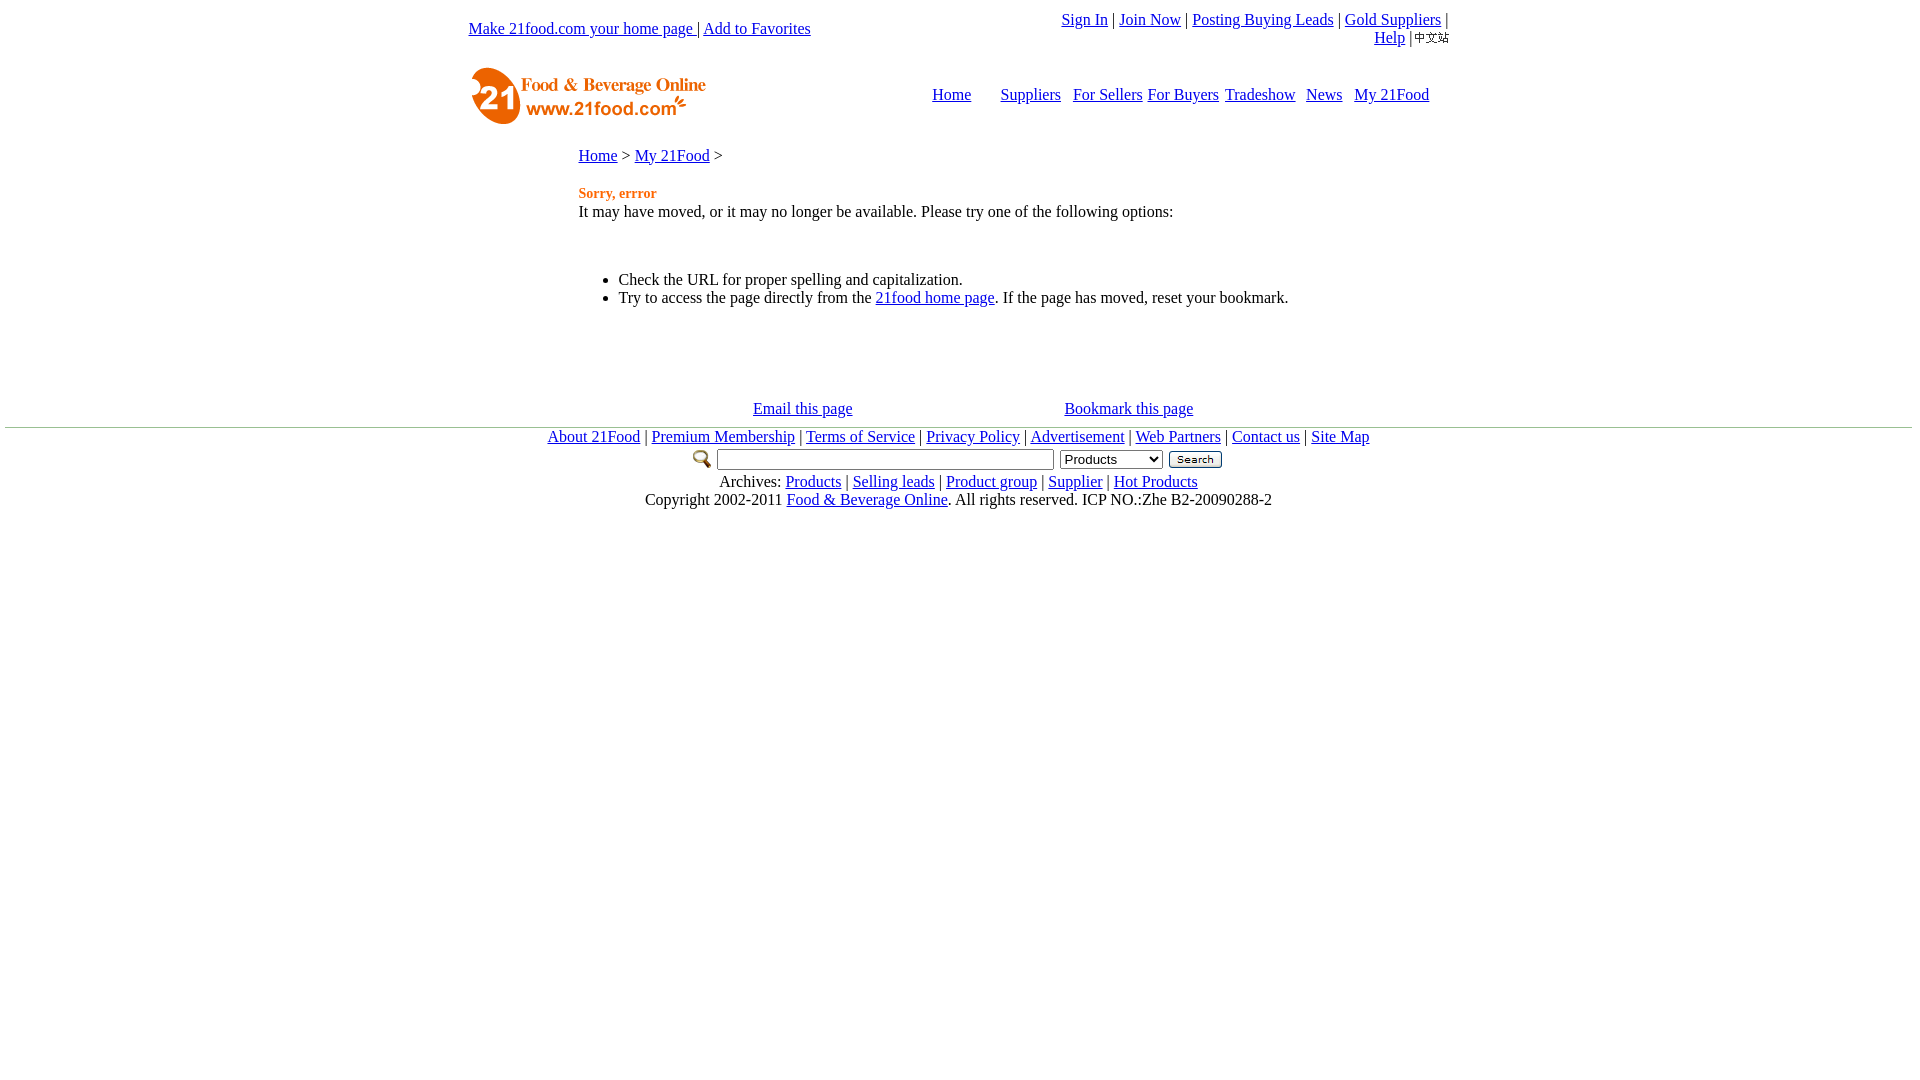 Image resolution: width=1920 pixels, height=1080 pixels. I want to click on 'Add to Favorites', so click(756, 28).